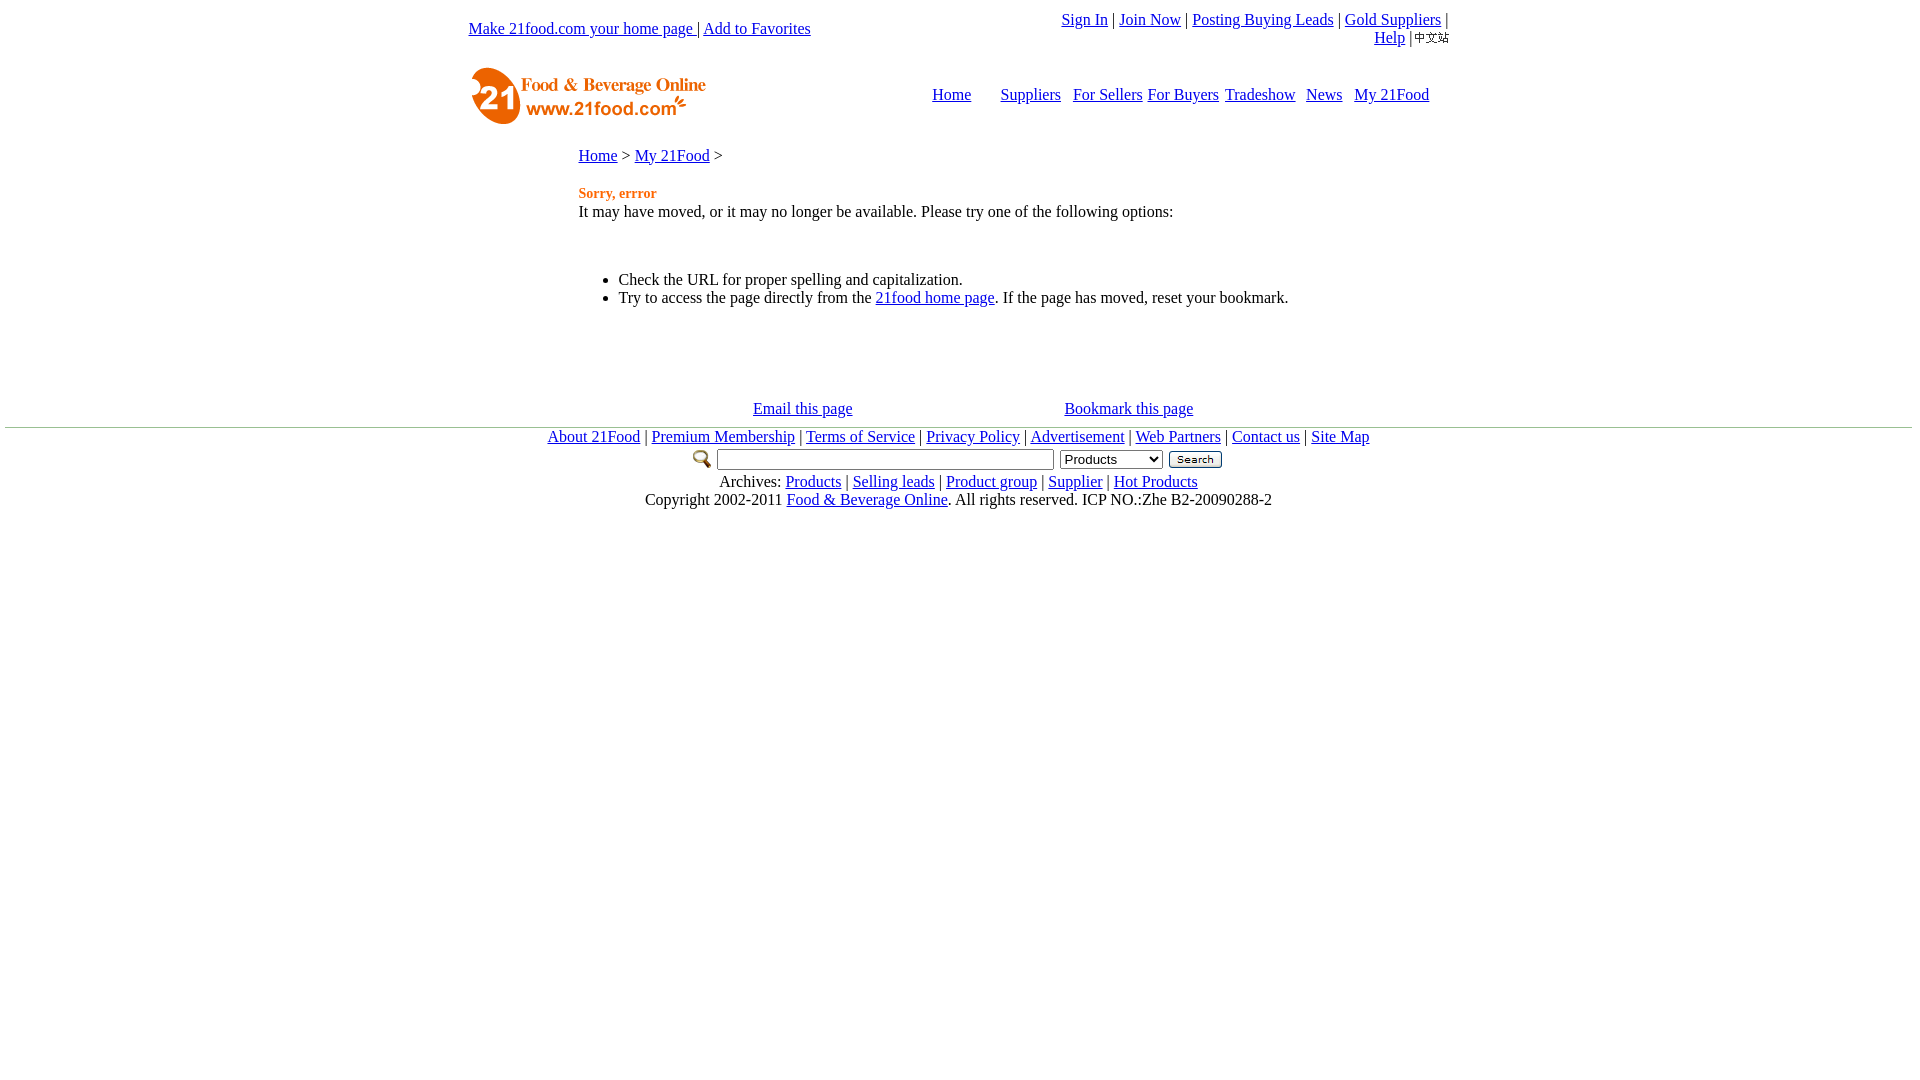 Image resolution: width=1920 pixels, height=1080 pixels. I want to click on 'Add to Favorites', so click(756, 28).